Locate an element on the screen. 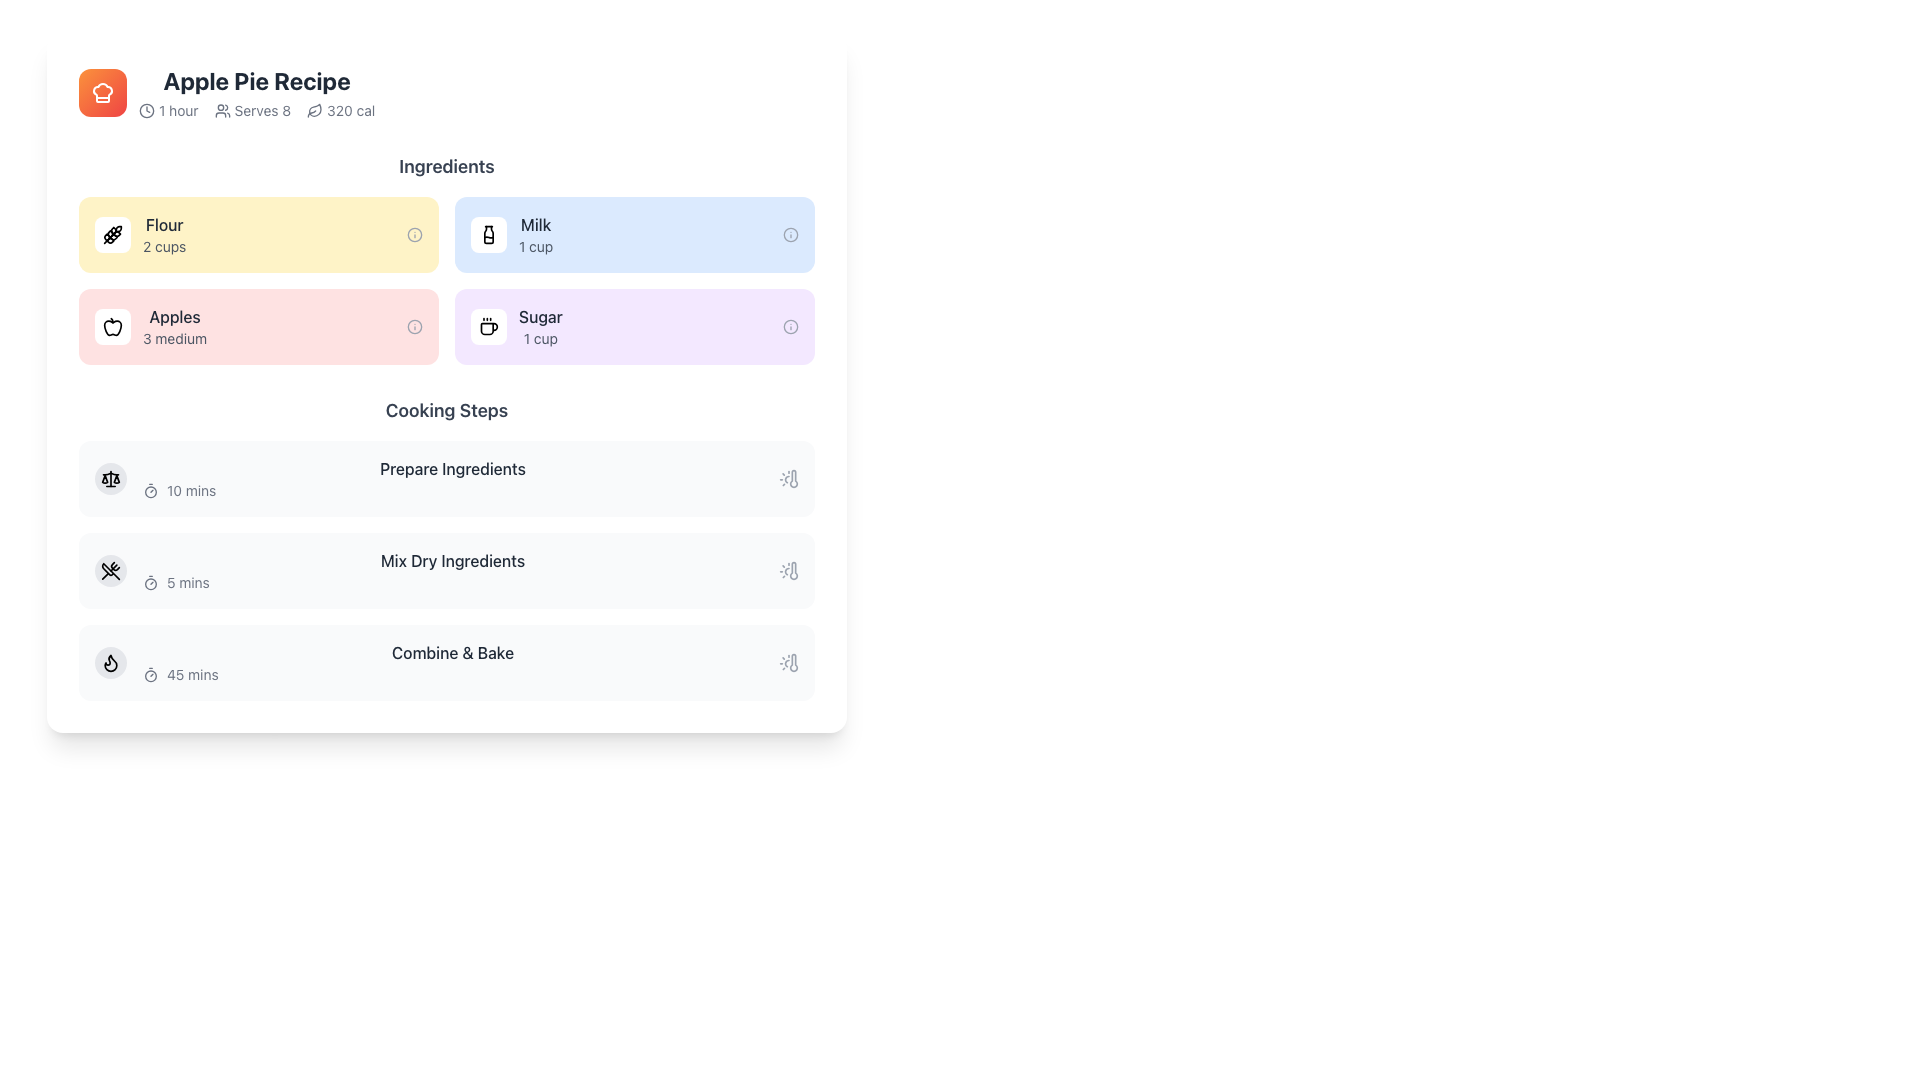 This screenshot has height=1080, width=1920. the Information icon, which is a small gray circular icon with an 'i', located at the rightmost margin of the yellow ingredient card labeled 'Flour 2 cups' is located at coordinates (413, 234).